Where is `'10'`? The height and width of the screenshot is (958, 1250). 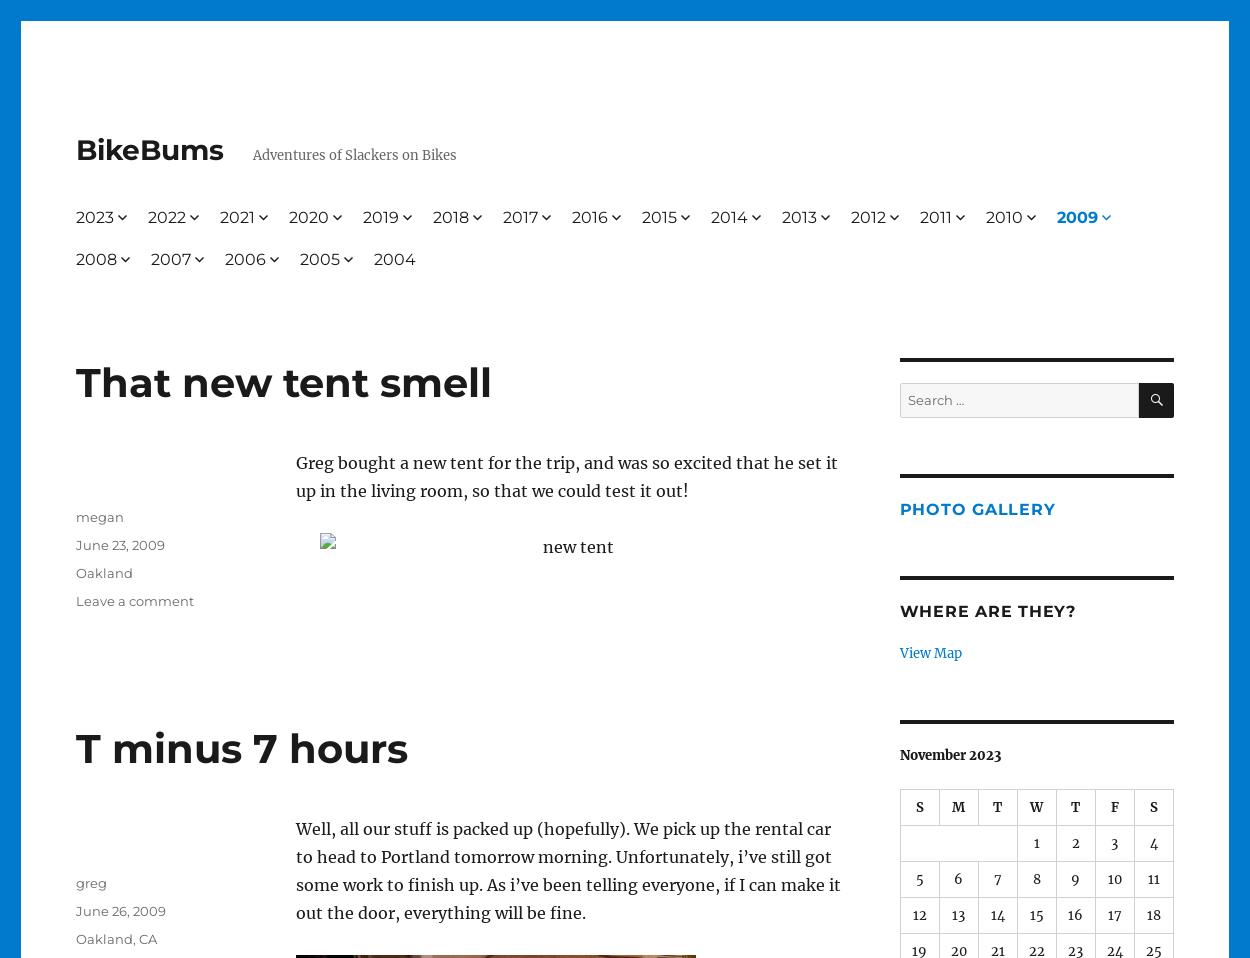 '10' is located at coordinates (1106, 877).